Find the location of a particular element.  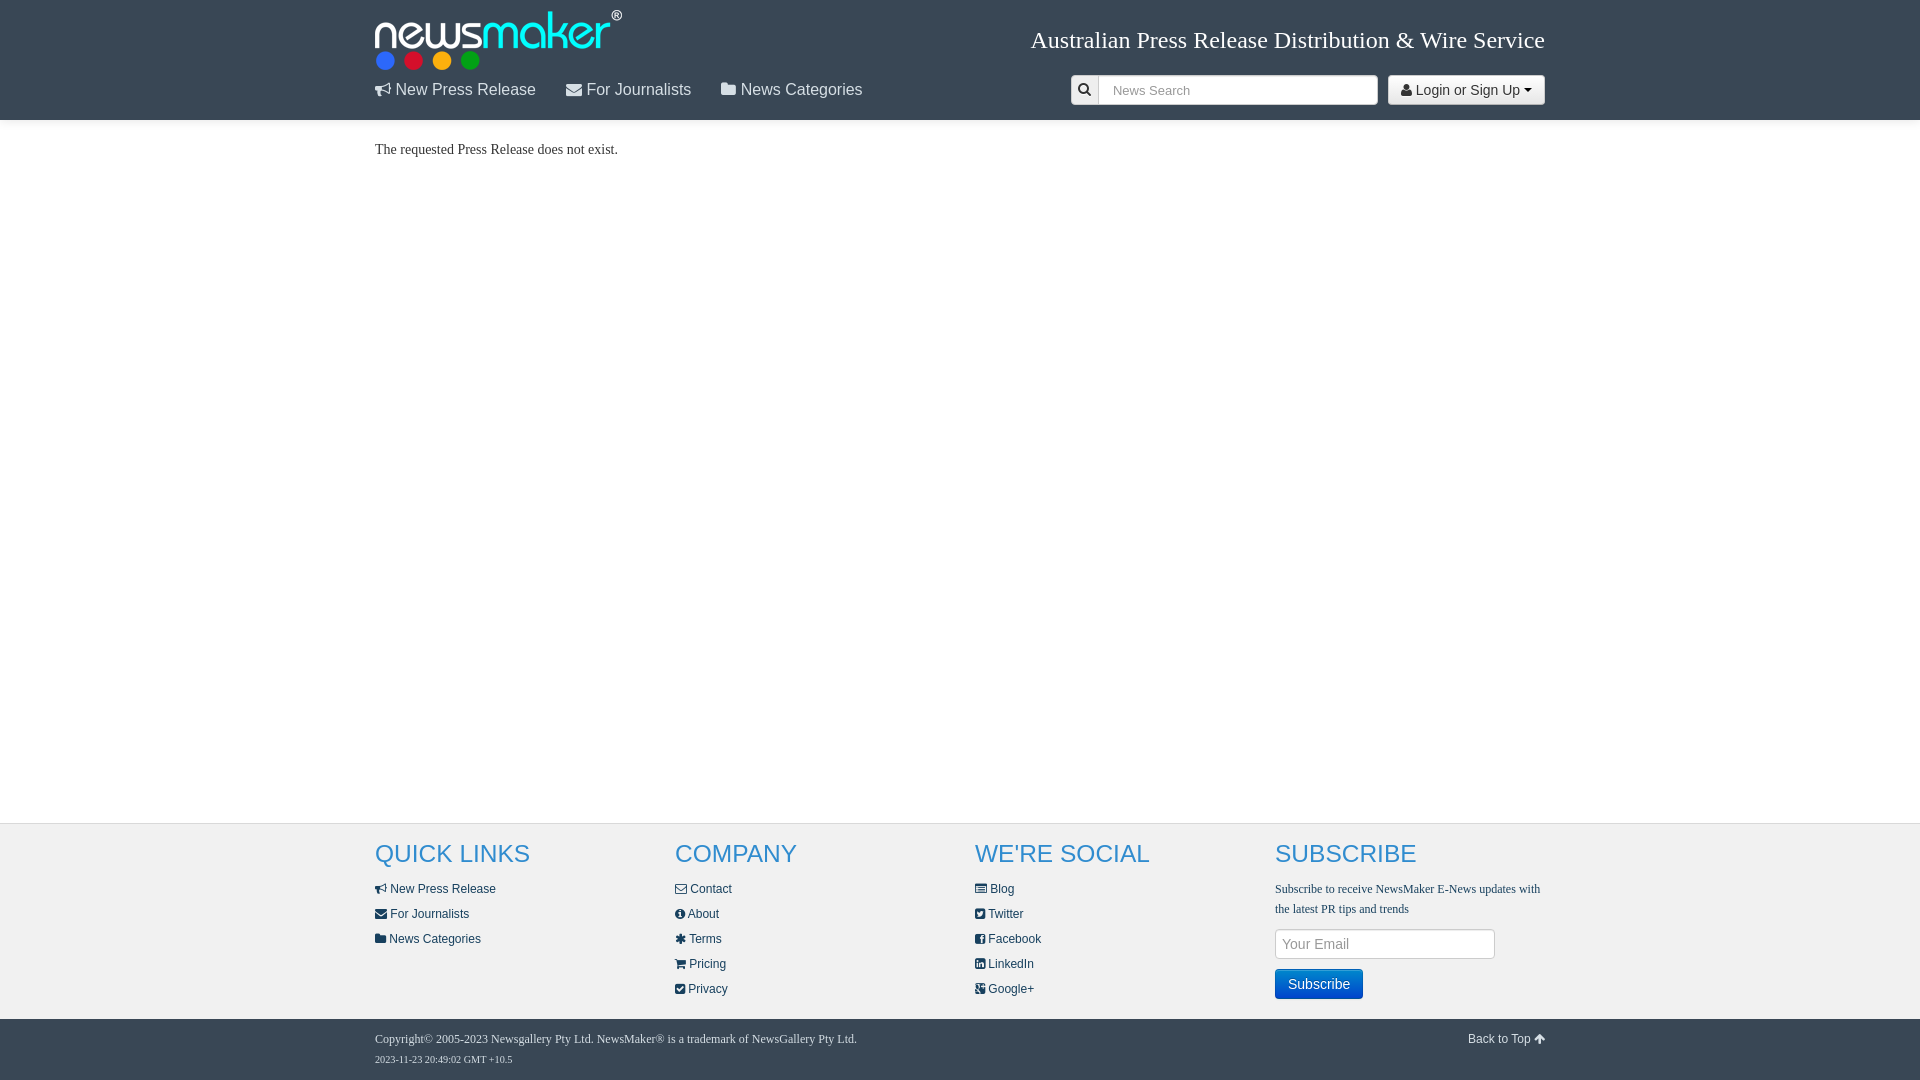

'New Press Release' is located at coordinates (469, 88).